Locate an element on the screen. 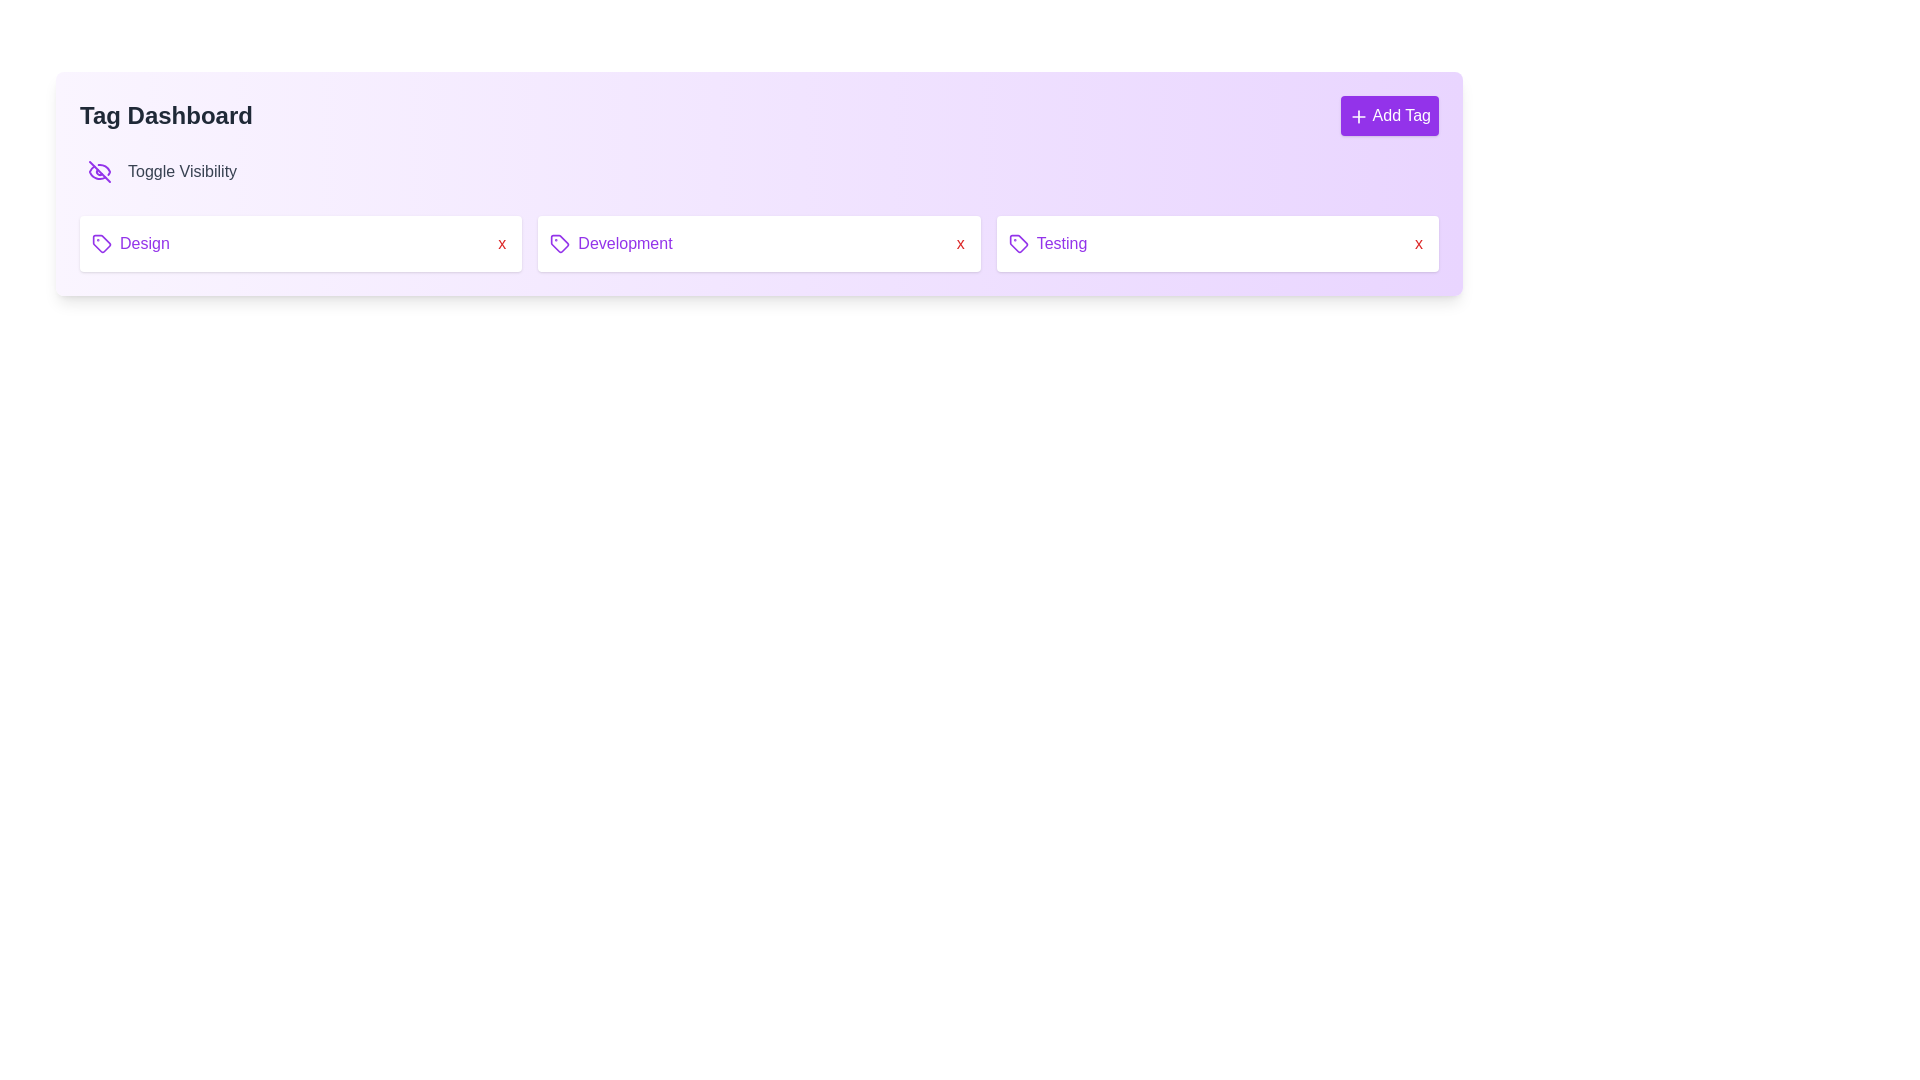 This screenshot has width=1920, height=1080. the close button located at the far-right side of the 'Testing' tag section is located at coordinates (1418, 242).